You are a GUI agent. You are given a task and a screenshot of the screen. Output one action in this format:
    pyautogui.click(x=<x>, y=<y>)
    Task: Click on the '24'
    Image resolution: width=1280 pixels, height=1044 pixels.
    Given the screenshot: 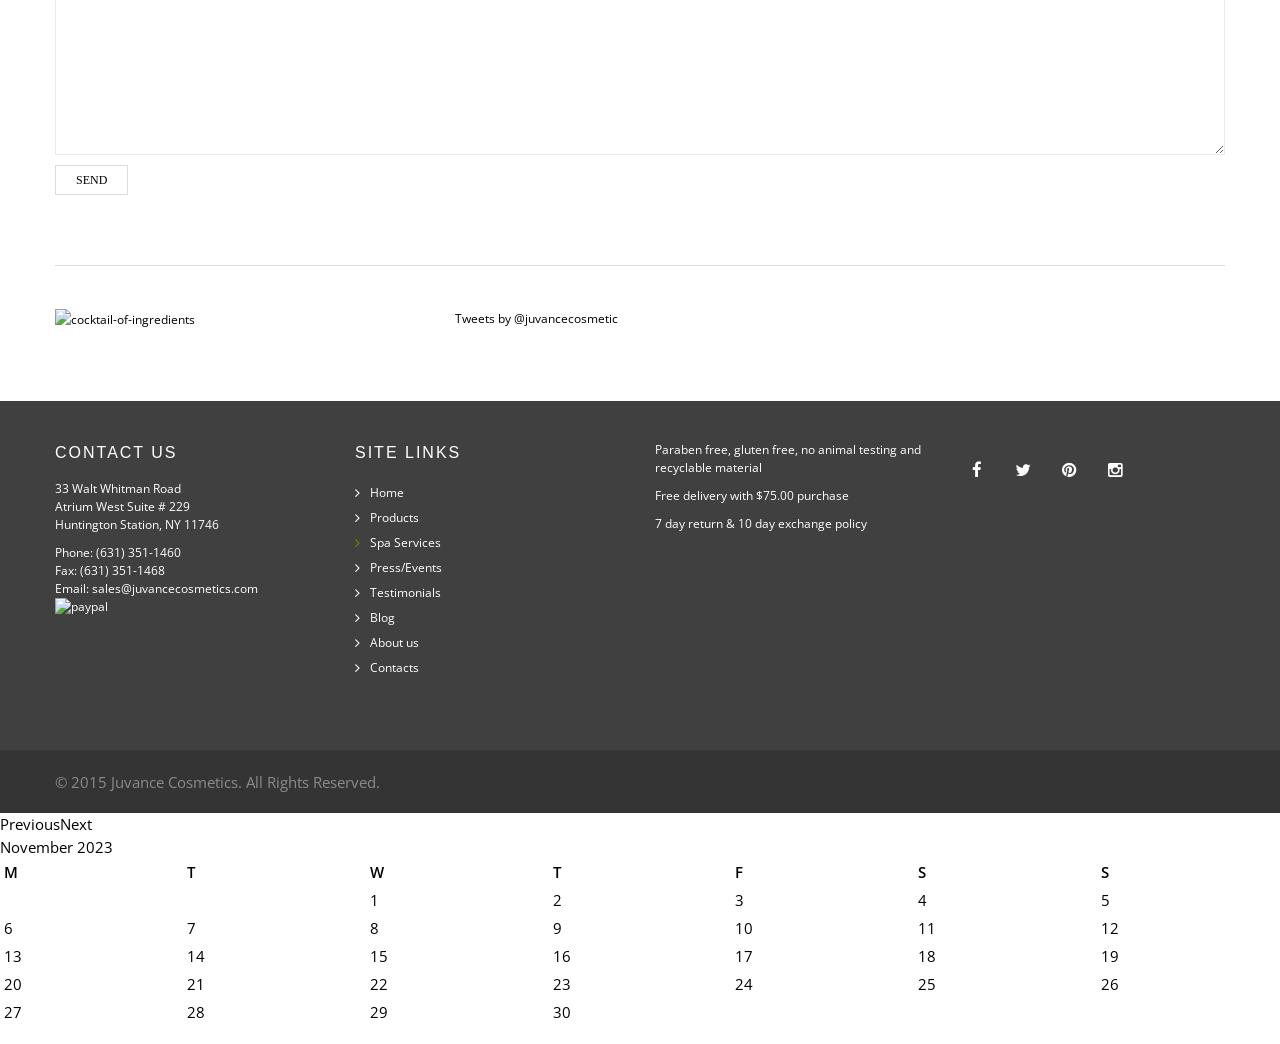 What is the action you would take?
    pyautogui.click(x=743, y=983)
    